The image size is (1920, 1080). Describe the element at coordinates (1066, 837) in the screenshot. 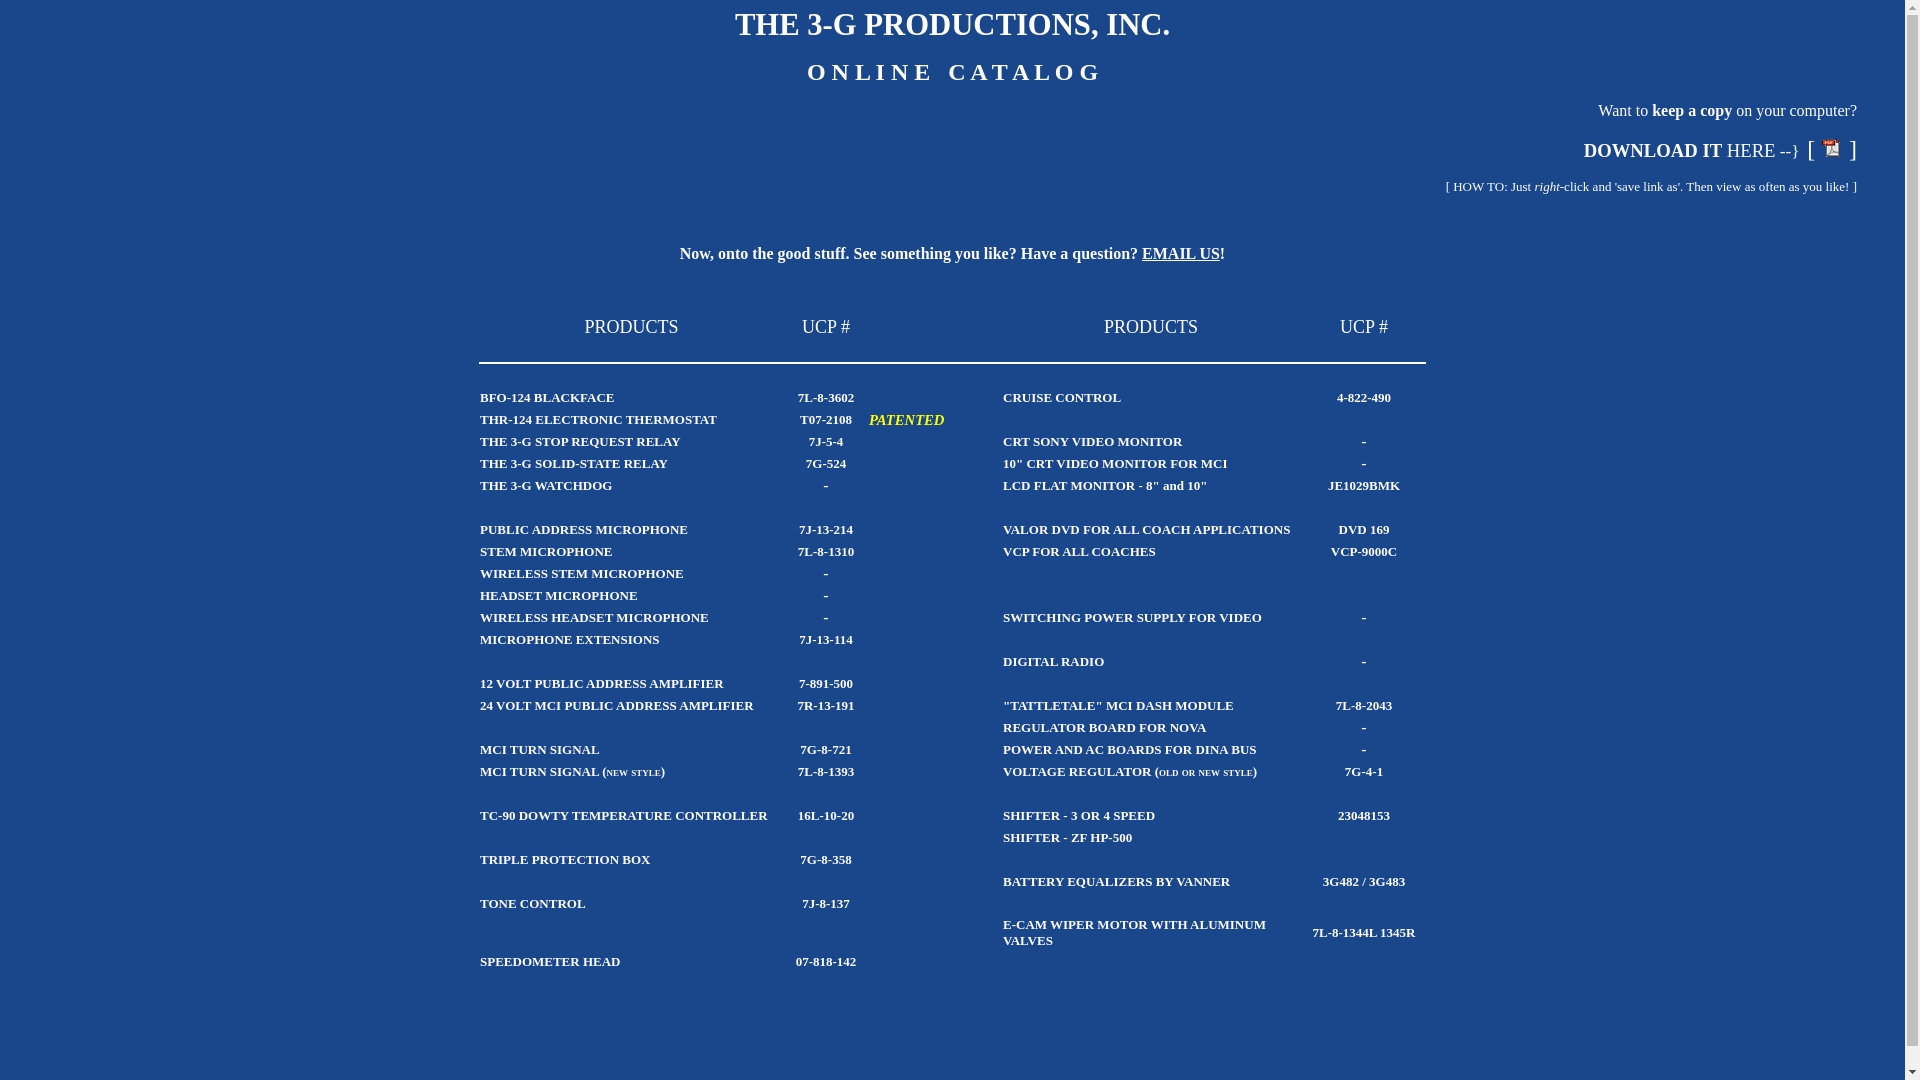

I see `'SHIFTER - ZF HP-500'` at that location.